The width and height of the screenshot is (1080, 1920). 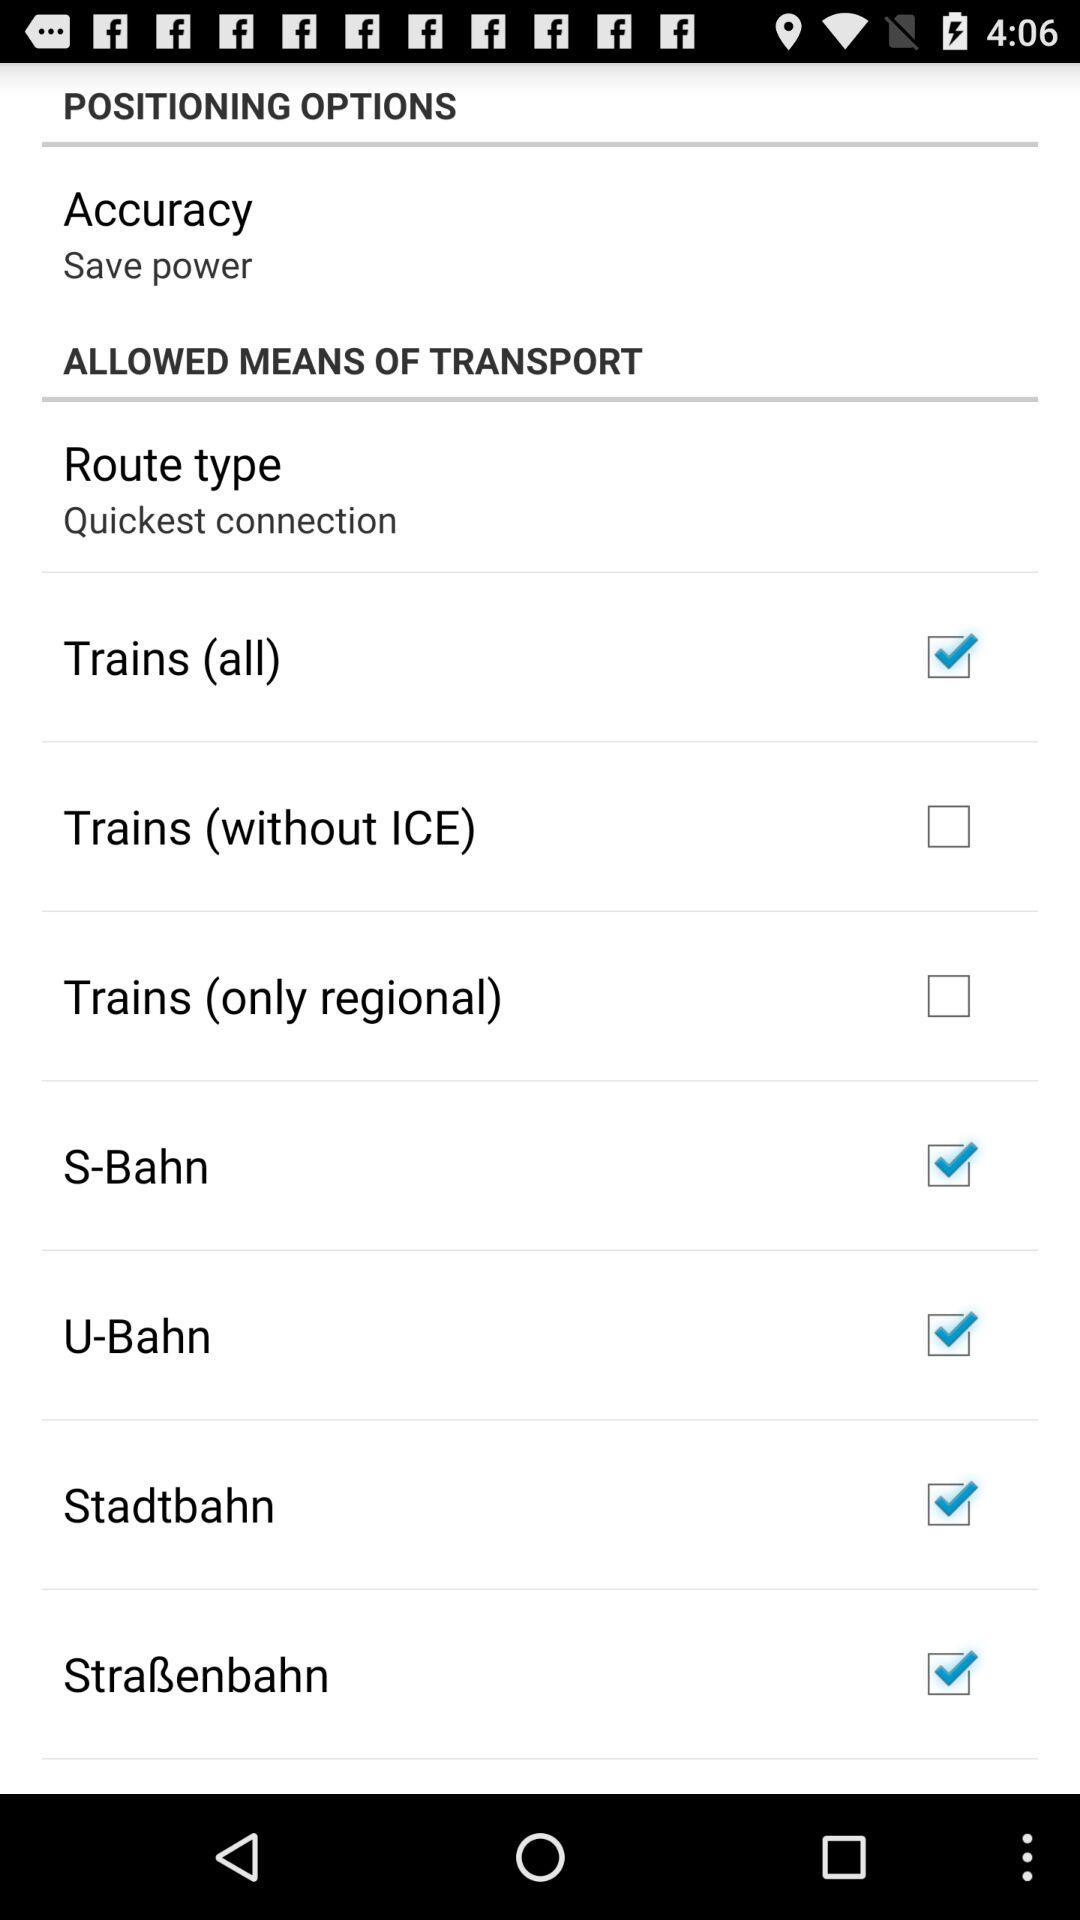 I want to click on quickest connection item, so click(x=229, y=518).